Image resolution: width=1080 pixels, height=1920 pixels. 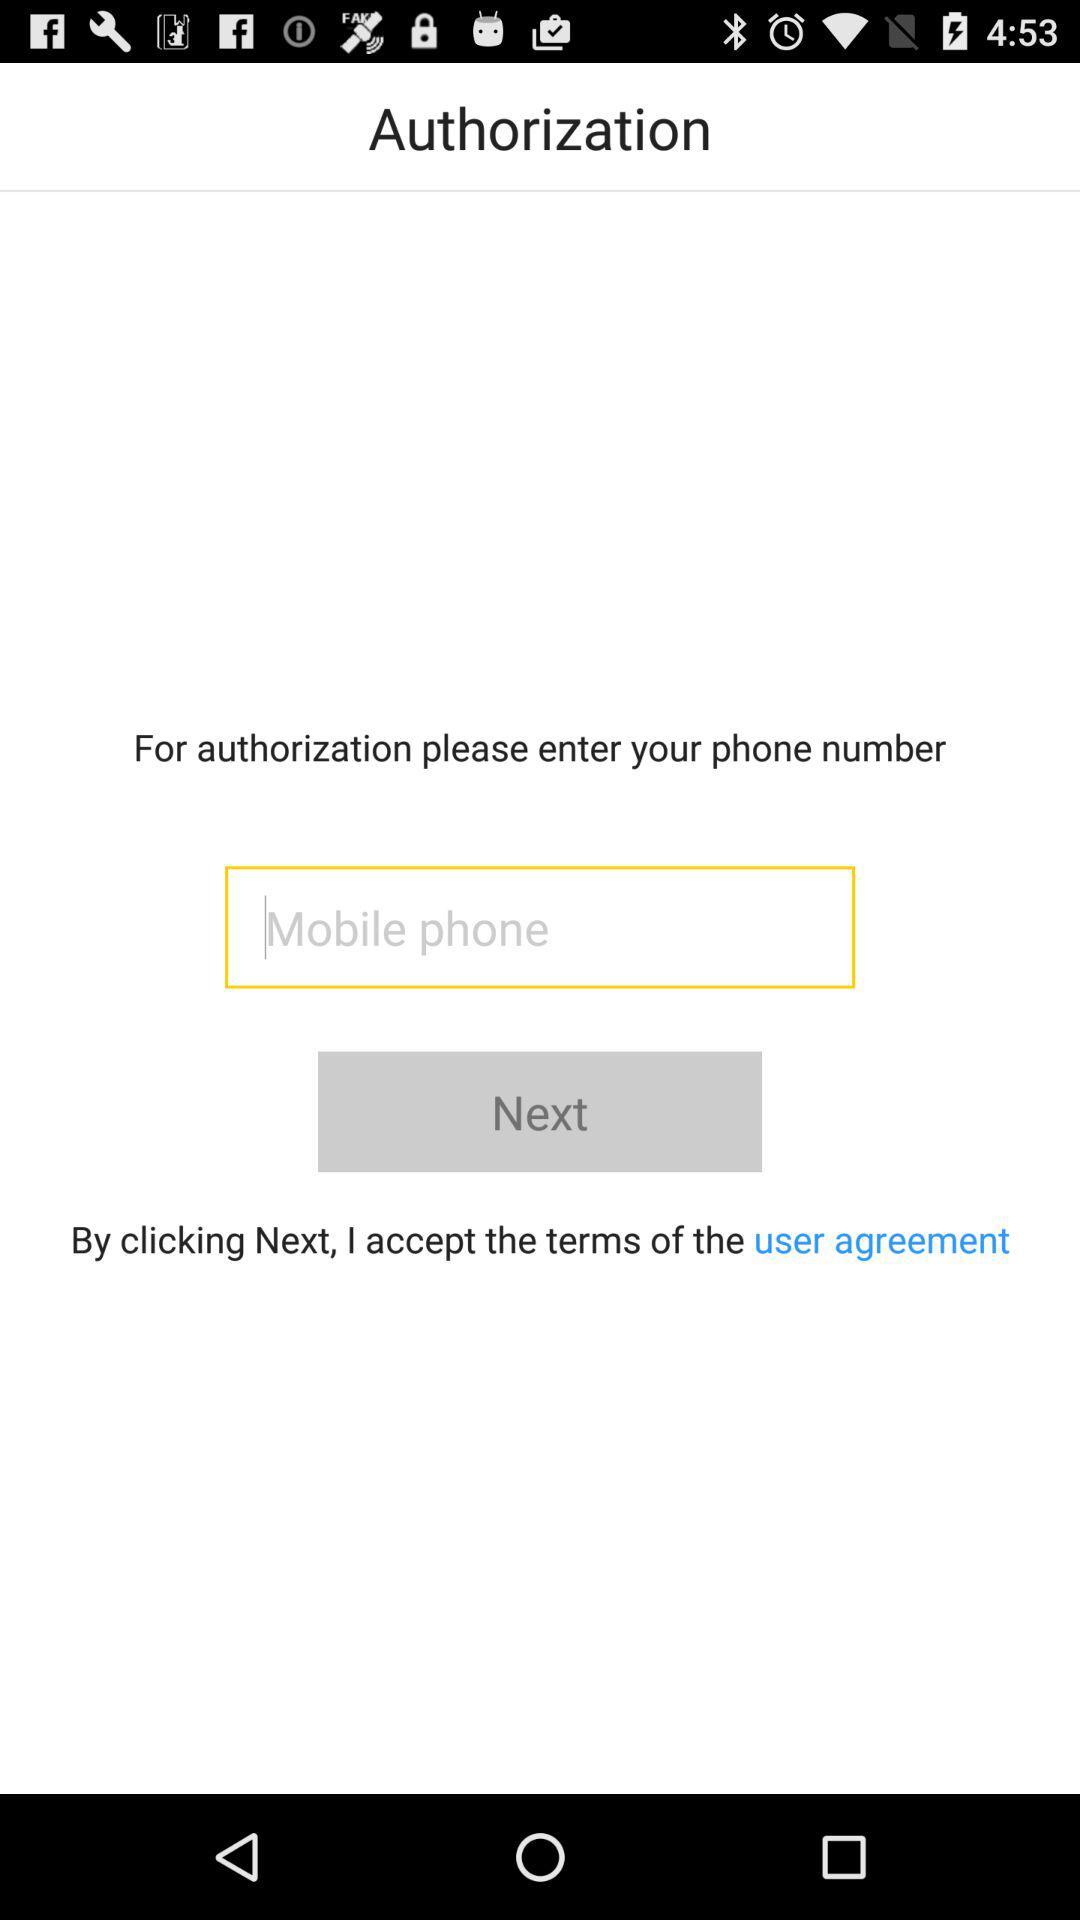 I want to click on phone number, so click(x=540, y=926).